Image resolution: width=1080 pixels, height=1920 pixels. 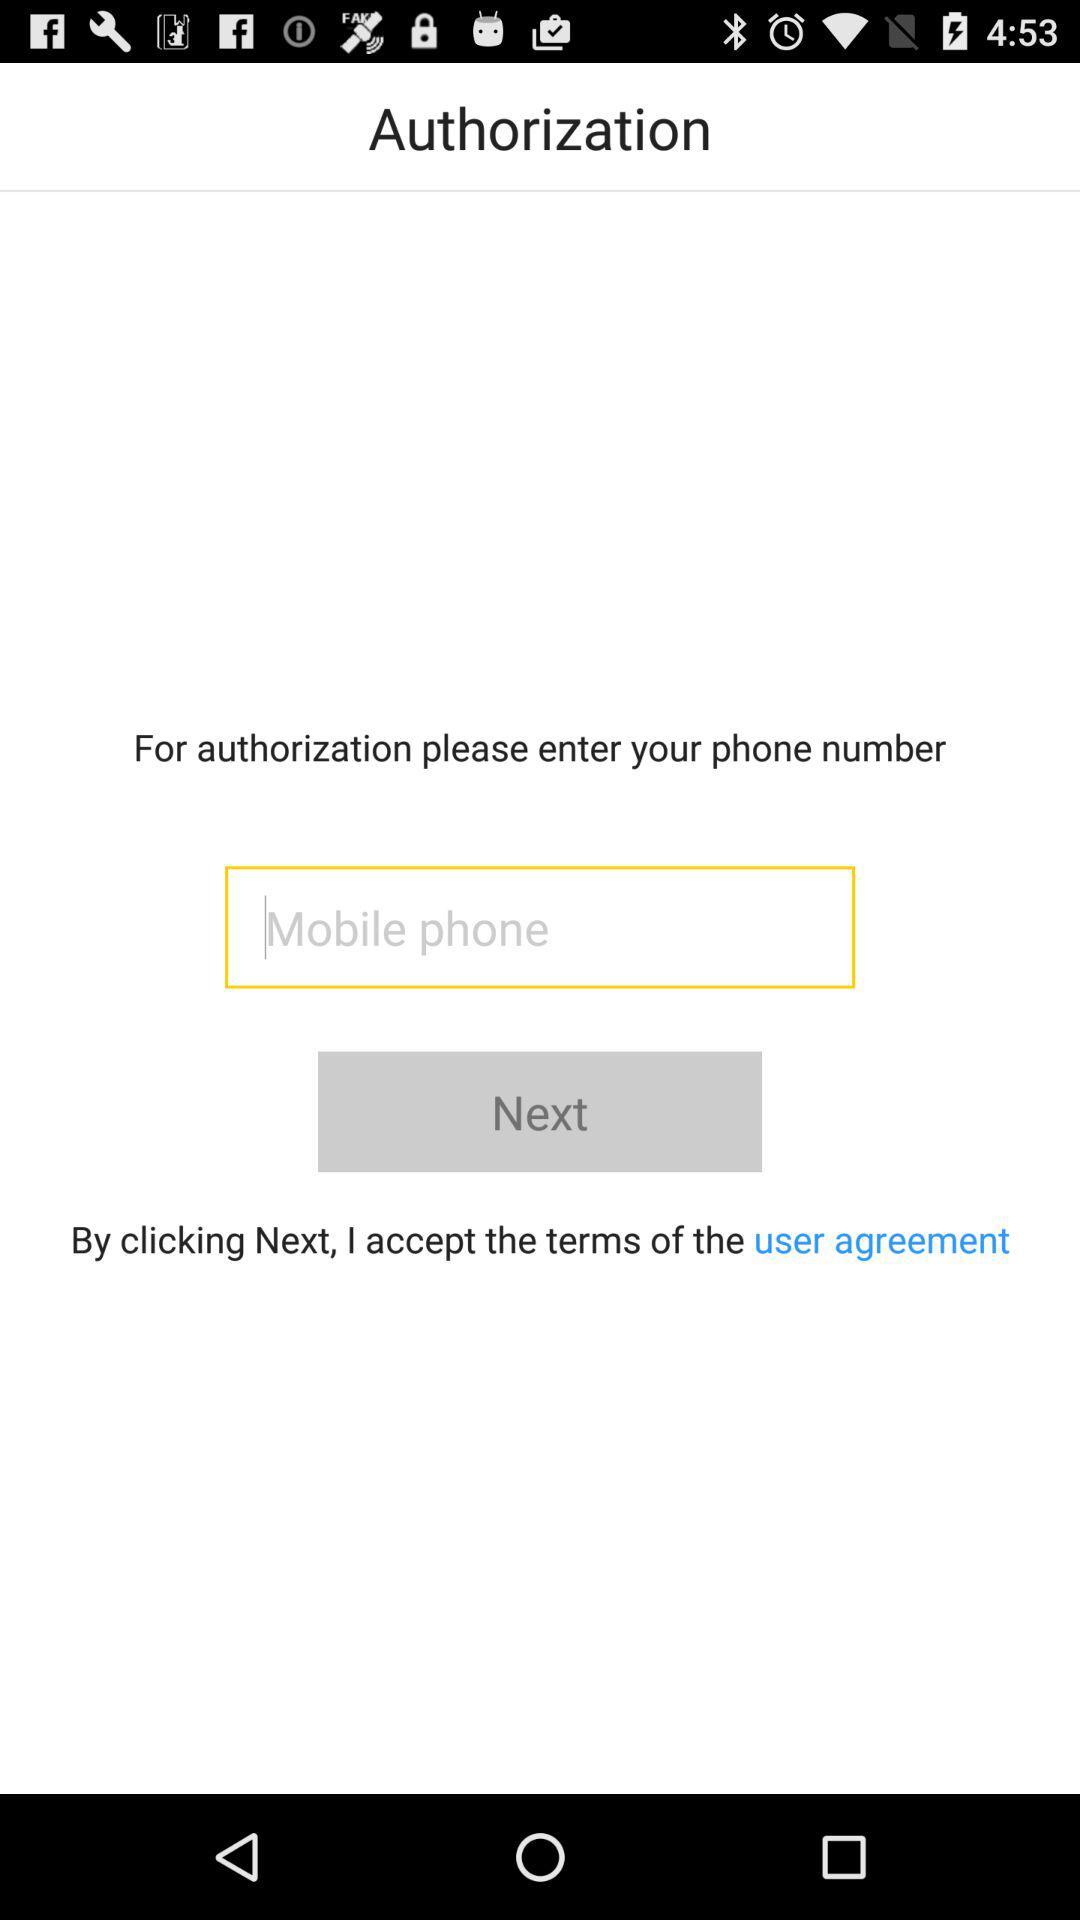 I want to click on phone number, so click(x=540, y=926).